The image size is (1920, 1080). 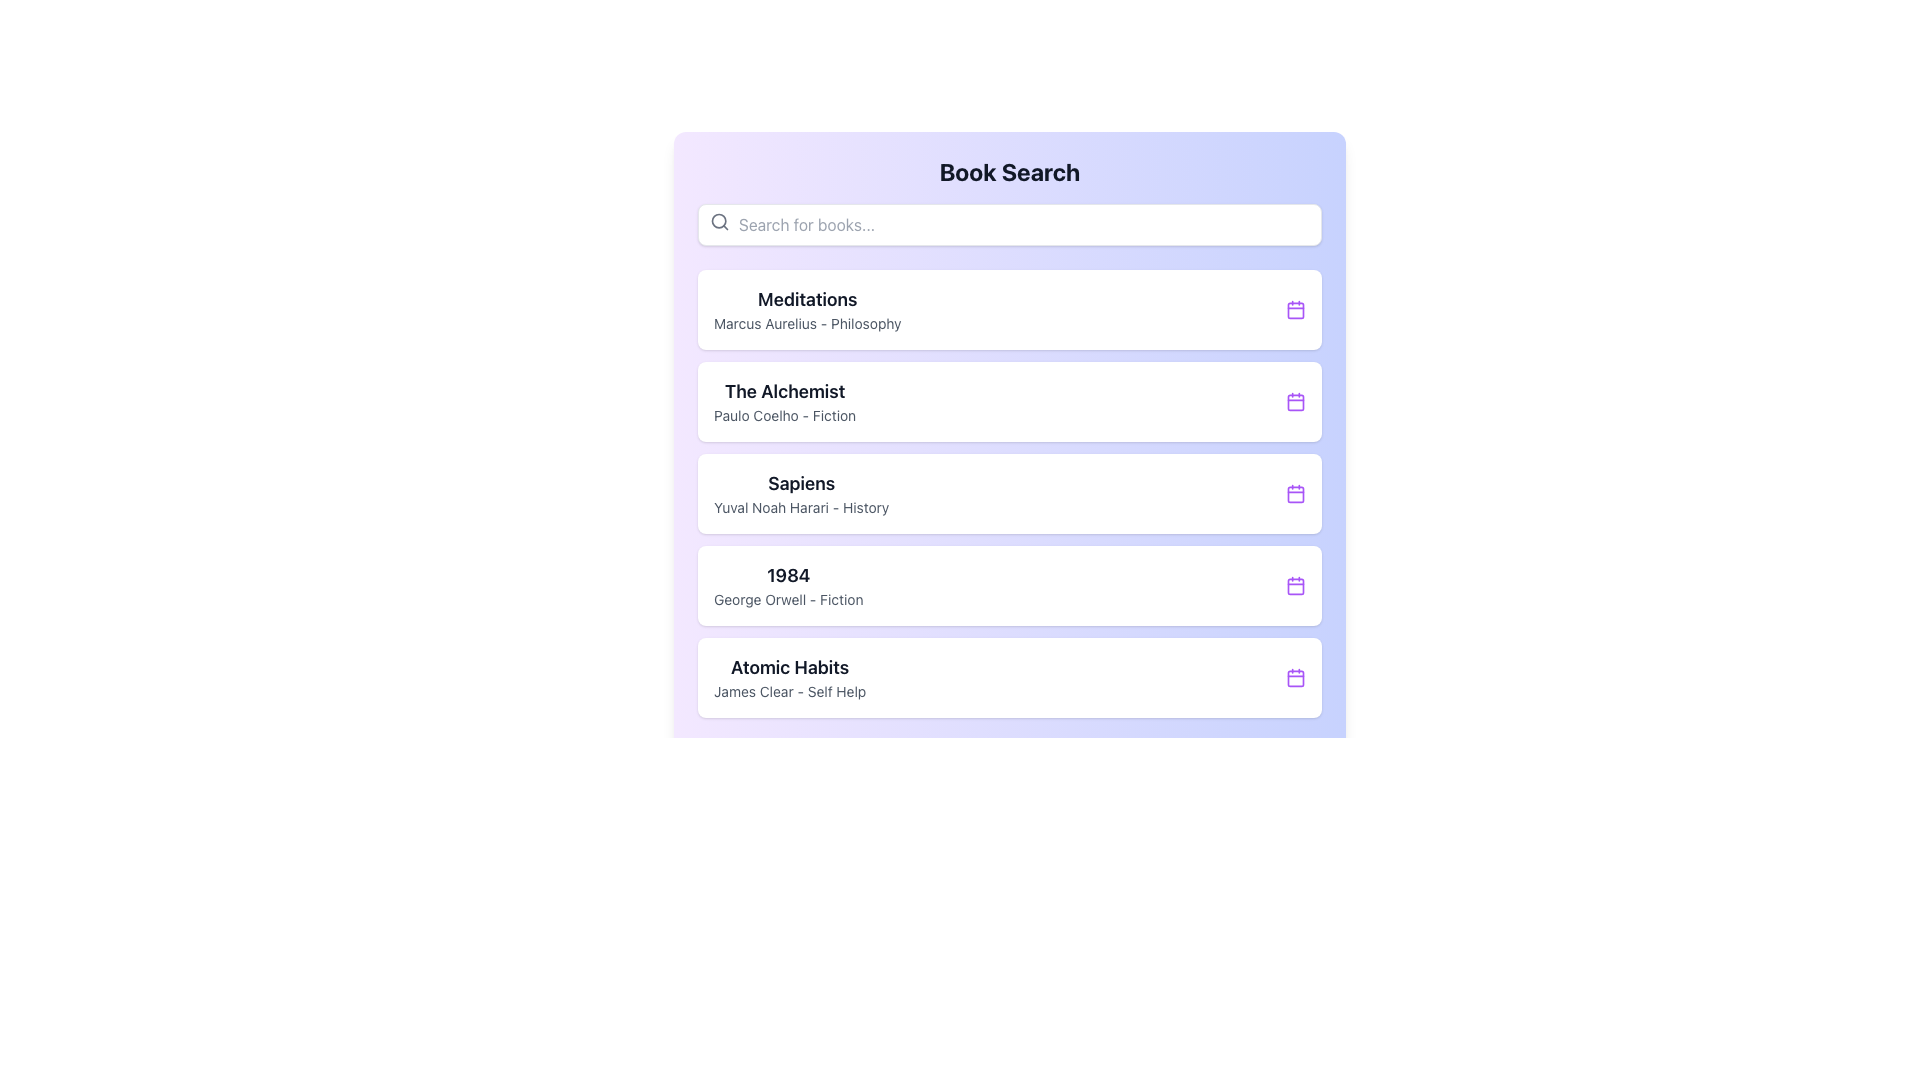 I want to click on the first list item showcasing a book title and author, located directly below the search bar in the interface, so click(x=1009, y=309).